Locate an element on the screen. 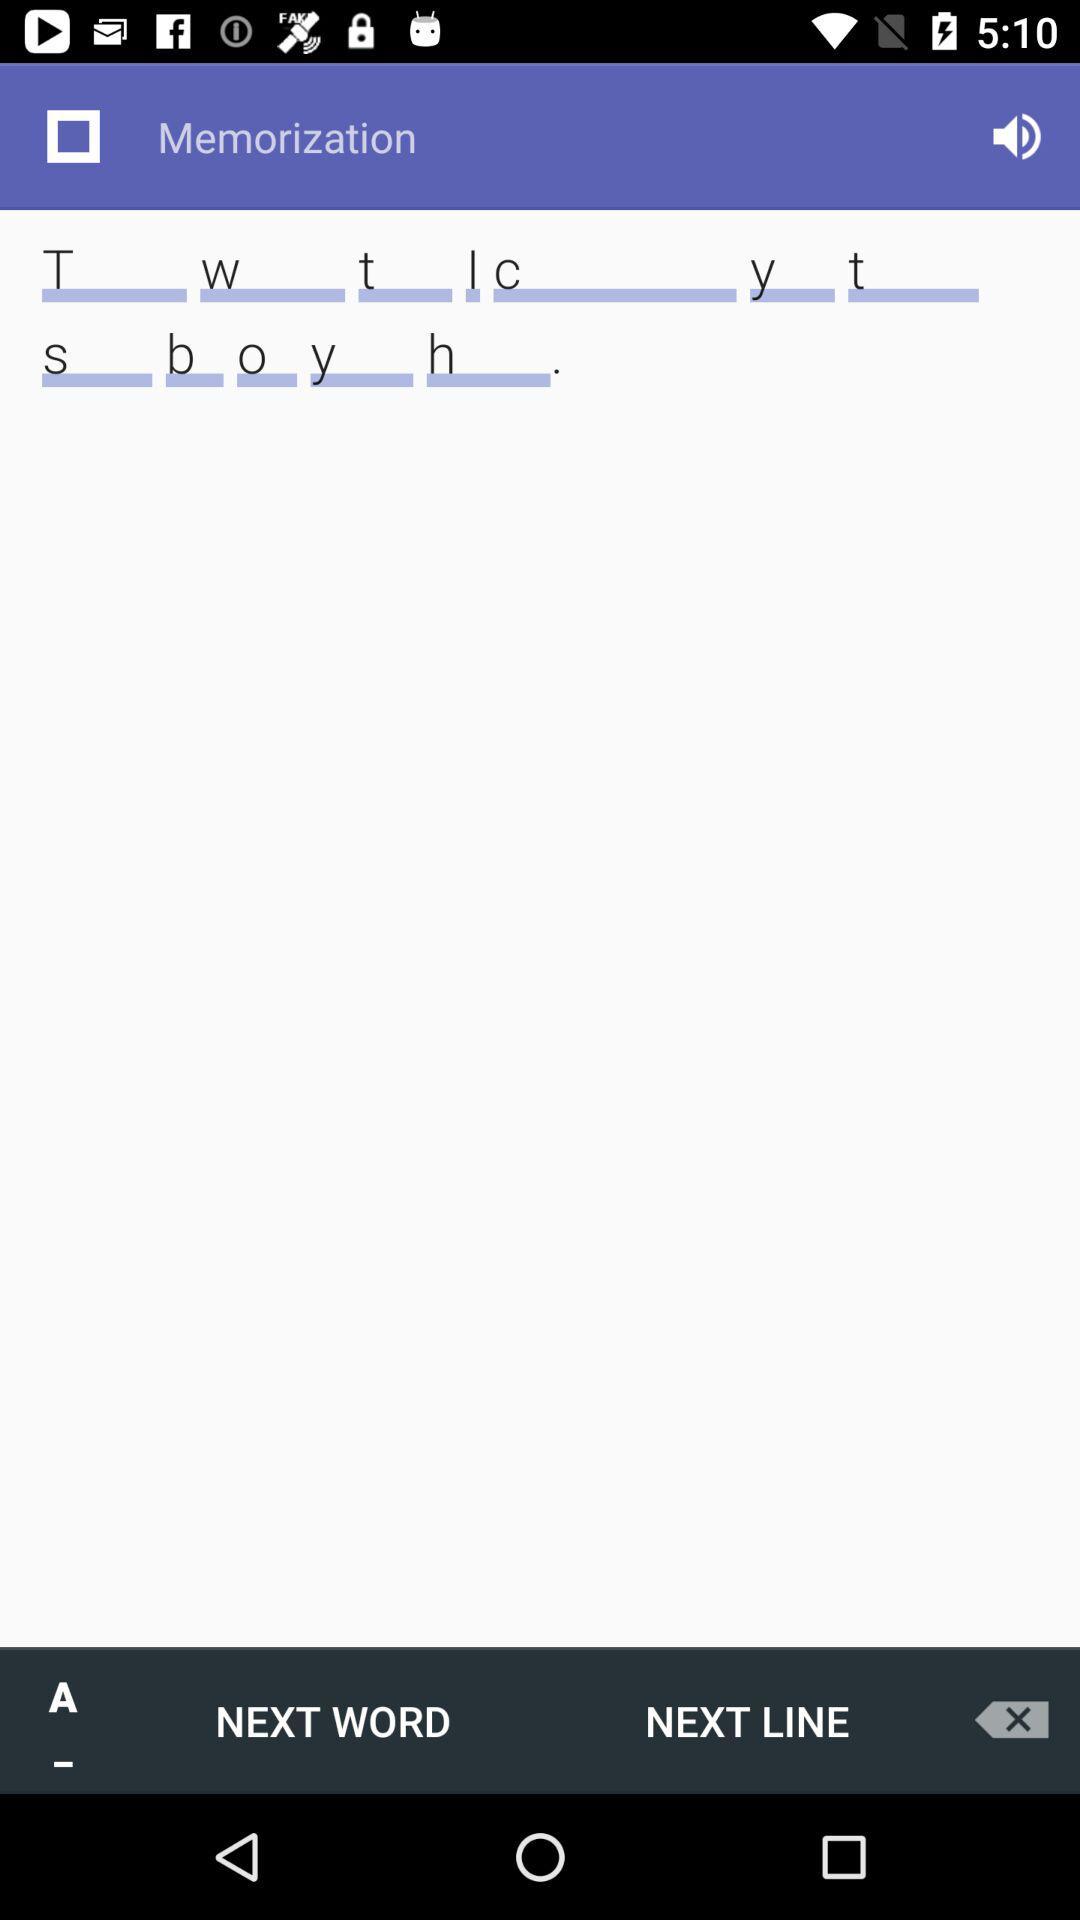 The image size is (1080, 1920). icon to the right of the next line is located at coordinates (1017, 1719).